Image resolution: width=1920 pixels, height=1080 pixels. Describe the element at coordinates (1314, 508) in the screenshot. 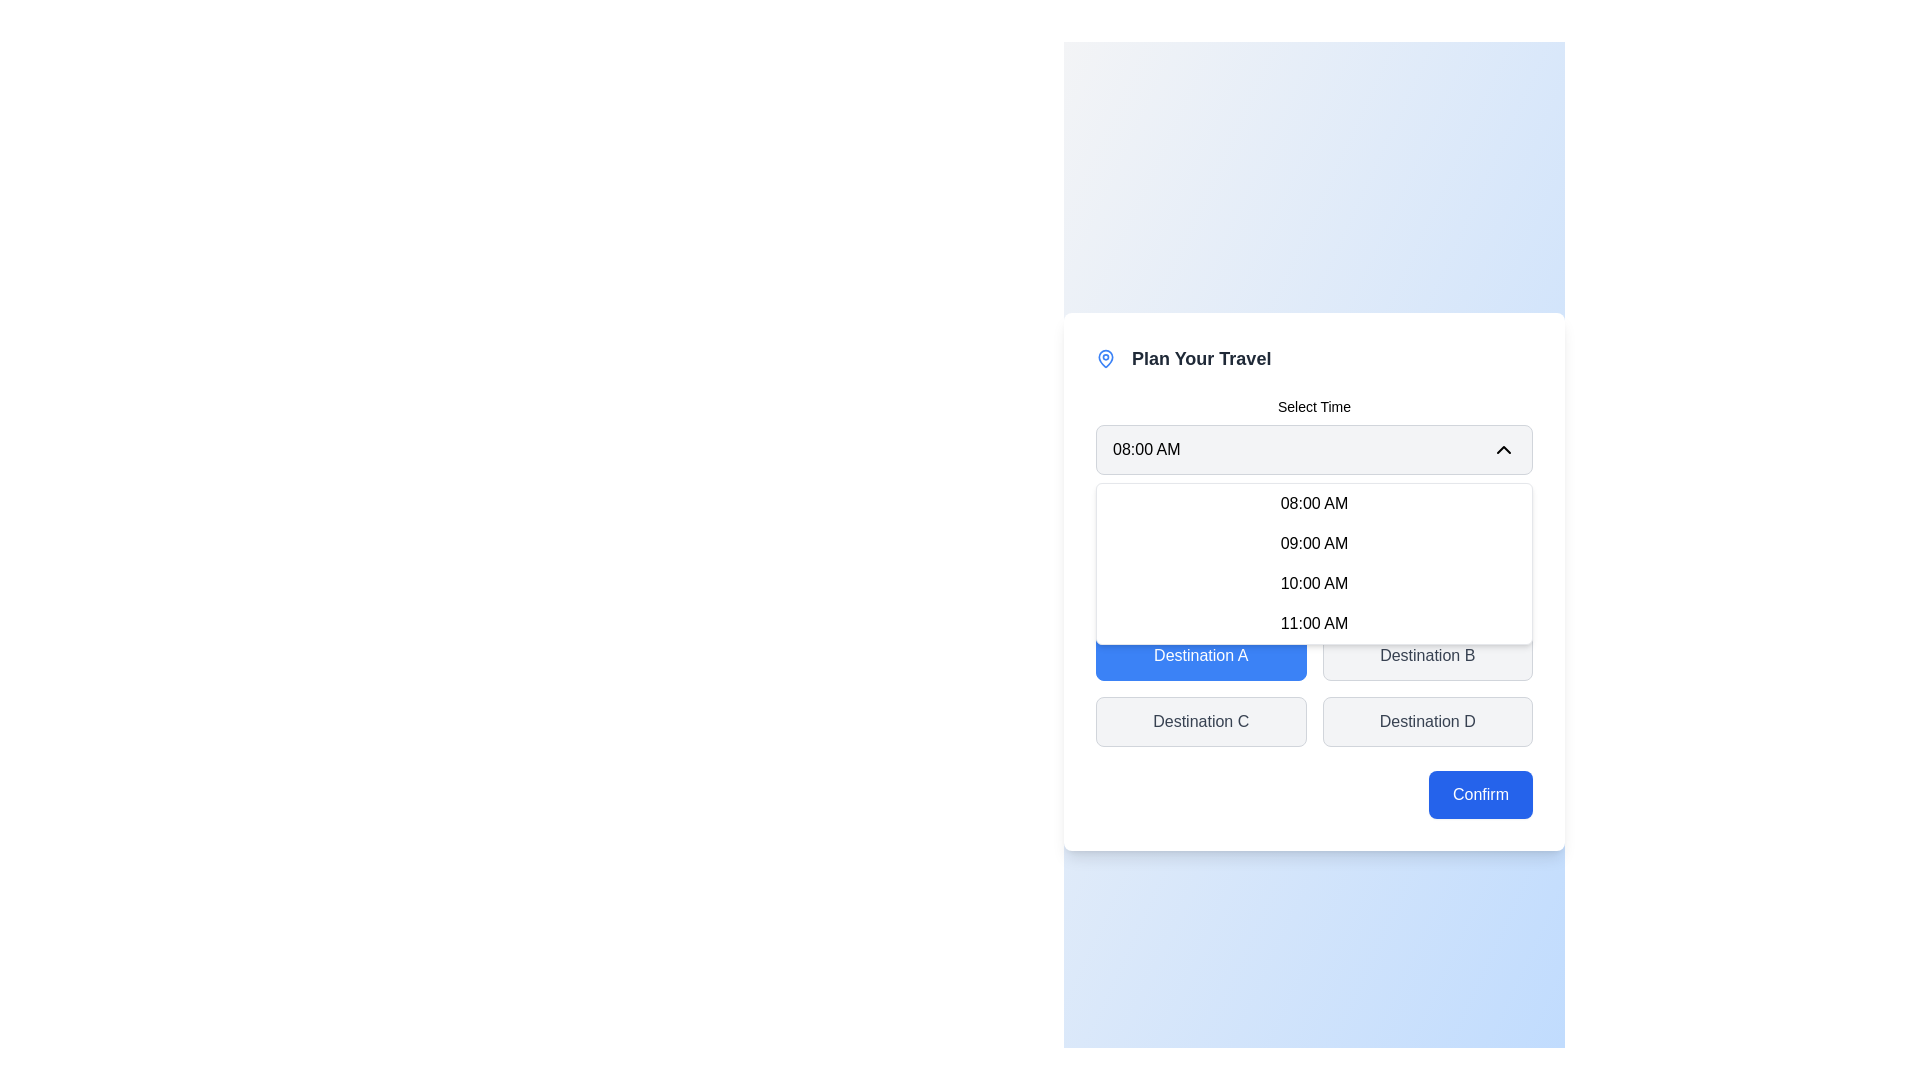

I see `text label that says 'Select Date', which is positioned centrally above the date input field` at that location.